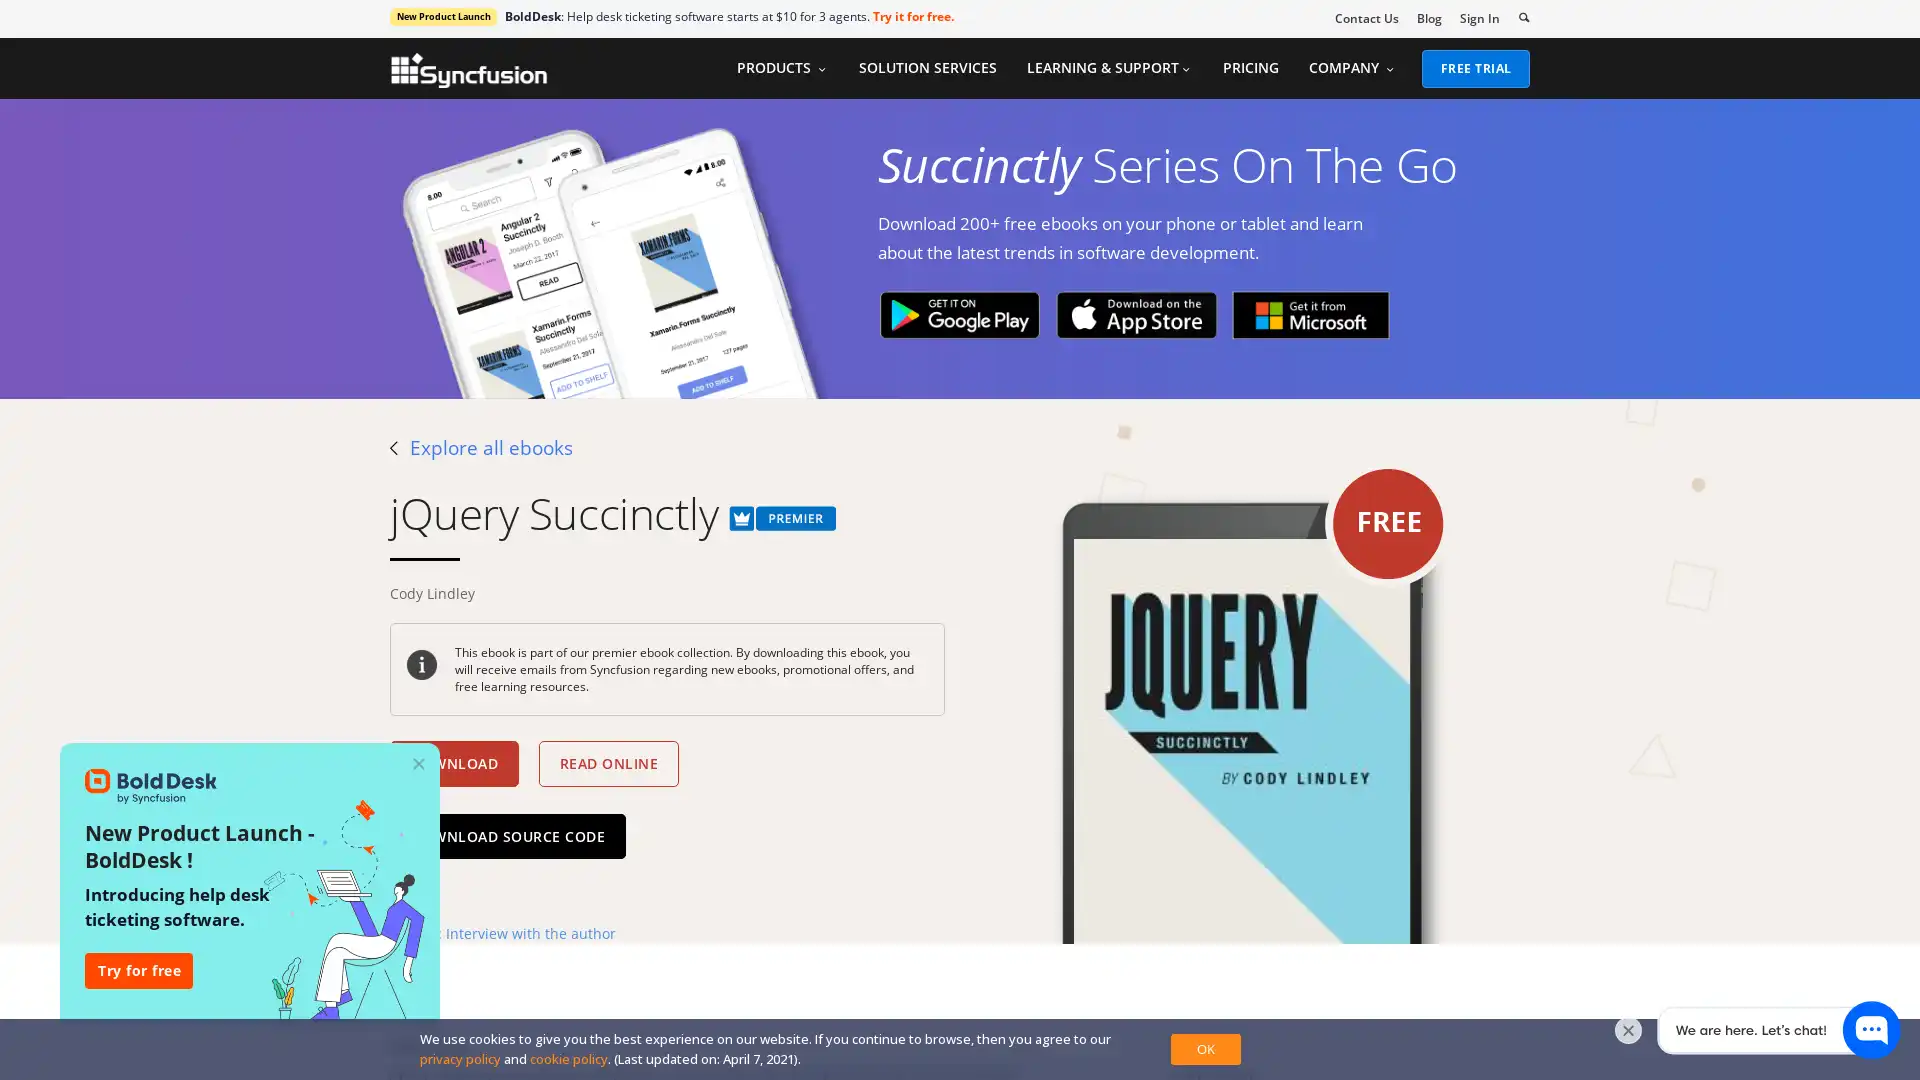 This screenshot has height=1080, width=1920. What do you see at coordinates (1107, 67) in the screenshot?
I see `LEARNING & SUPPORT` at bounding box center [1107, 67].